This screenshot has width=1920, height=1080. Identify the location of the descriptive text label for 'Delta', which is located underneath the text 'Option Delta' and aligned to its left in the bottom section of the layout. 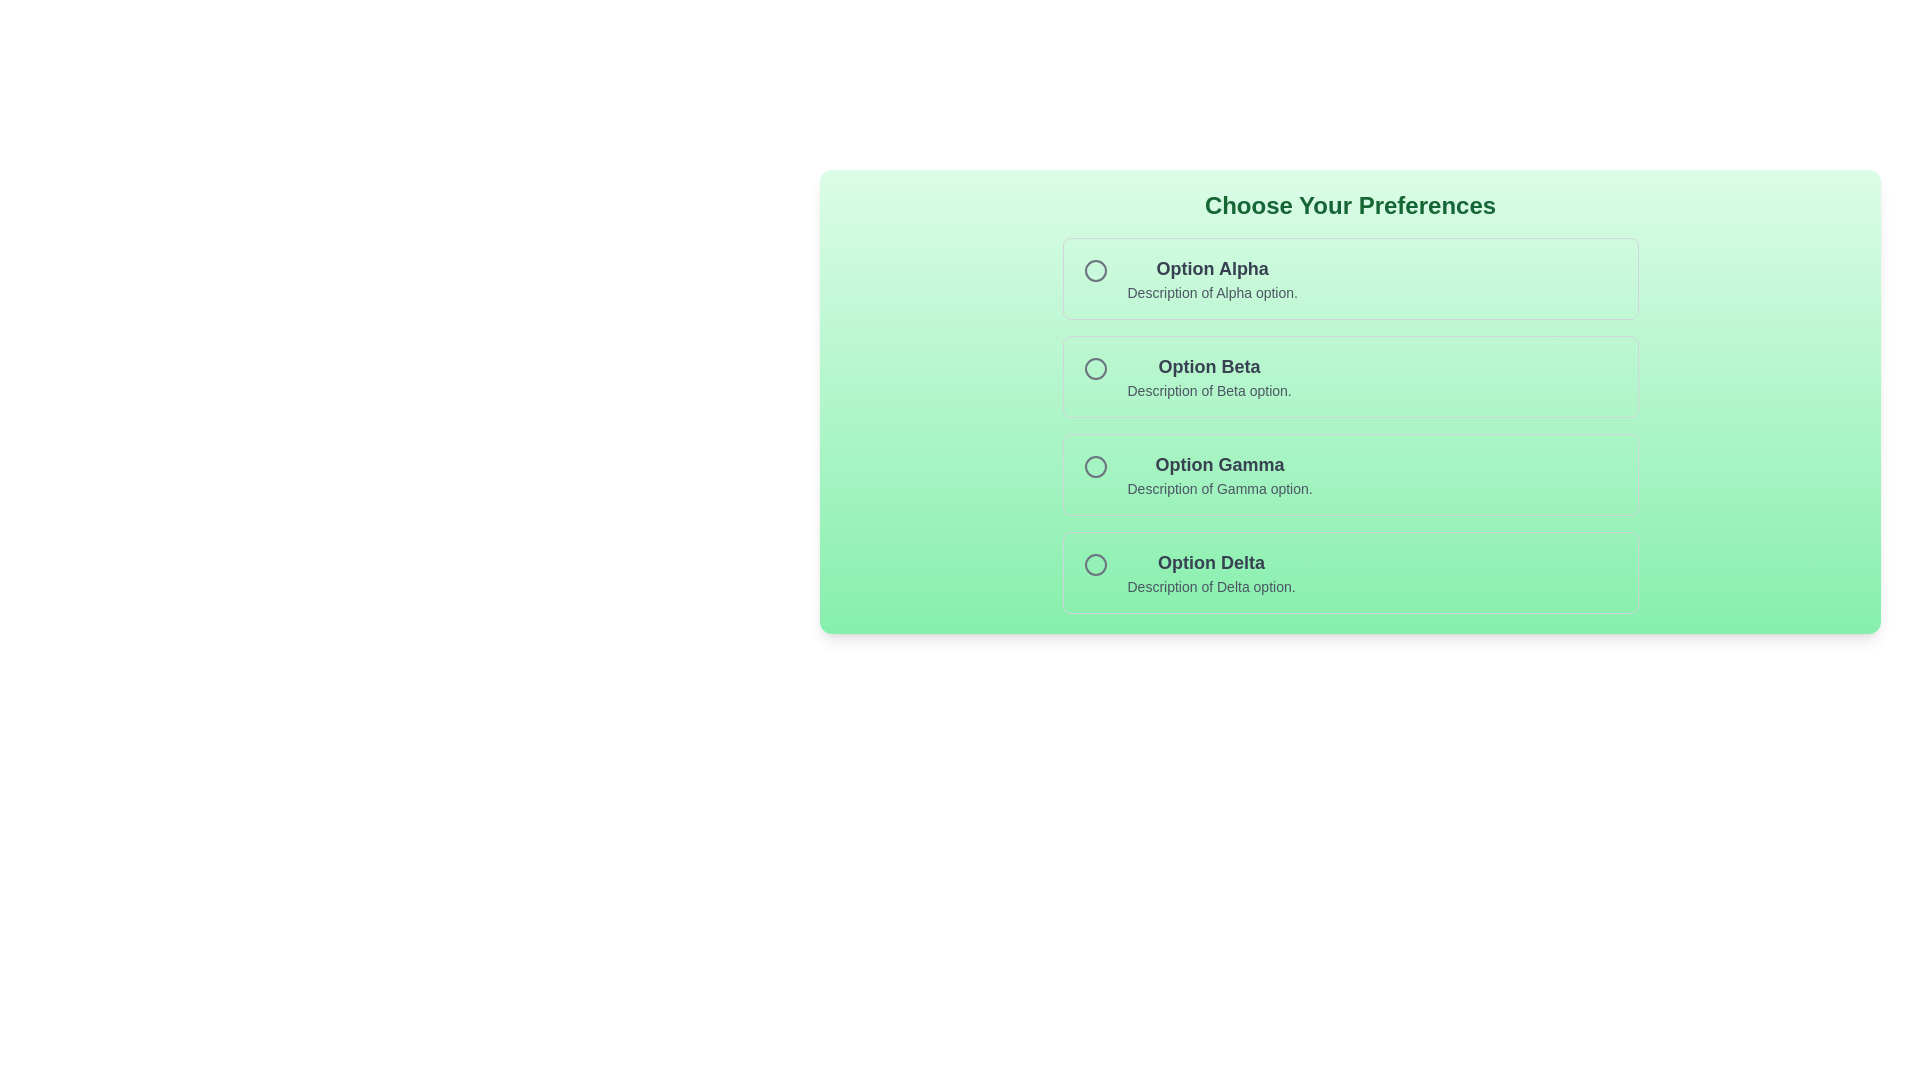
(1210, 585).